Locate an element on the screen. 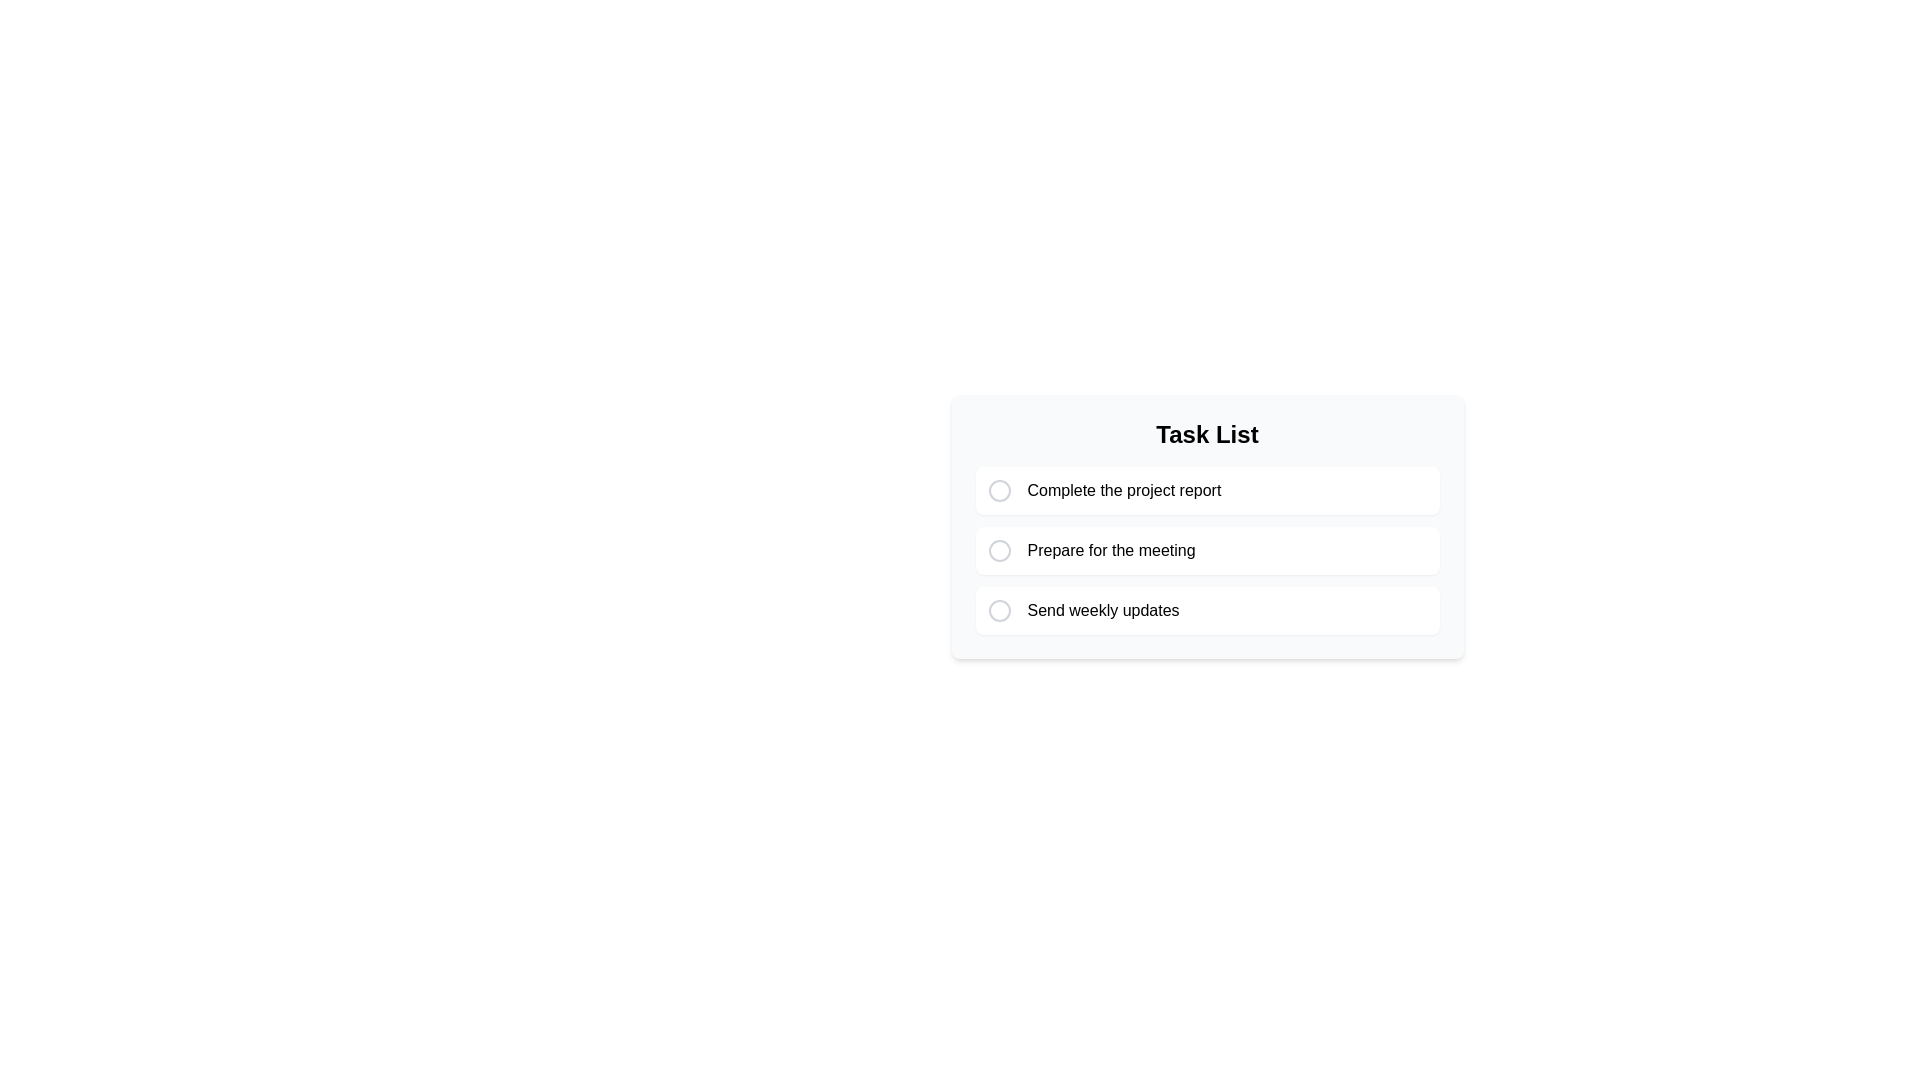  the SVG circle checkbox for the task labeled 'Send weekly updates' in the task list interface, which has a thin black stroke and is centered within a larger circle is located at coordinates (999, 609).